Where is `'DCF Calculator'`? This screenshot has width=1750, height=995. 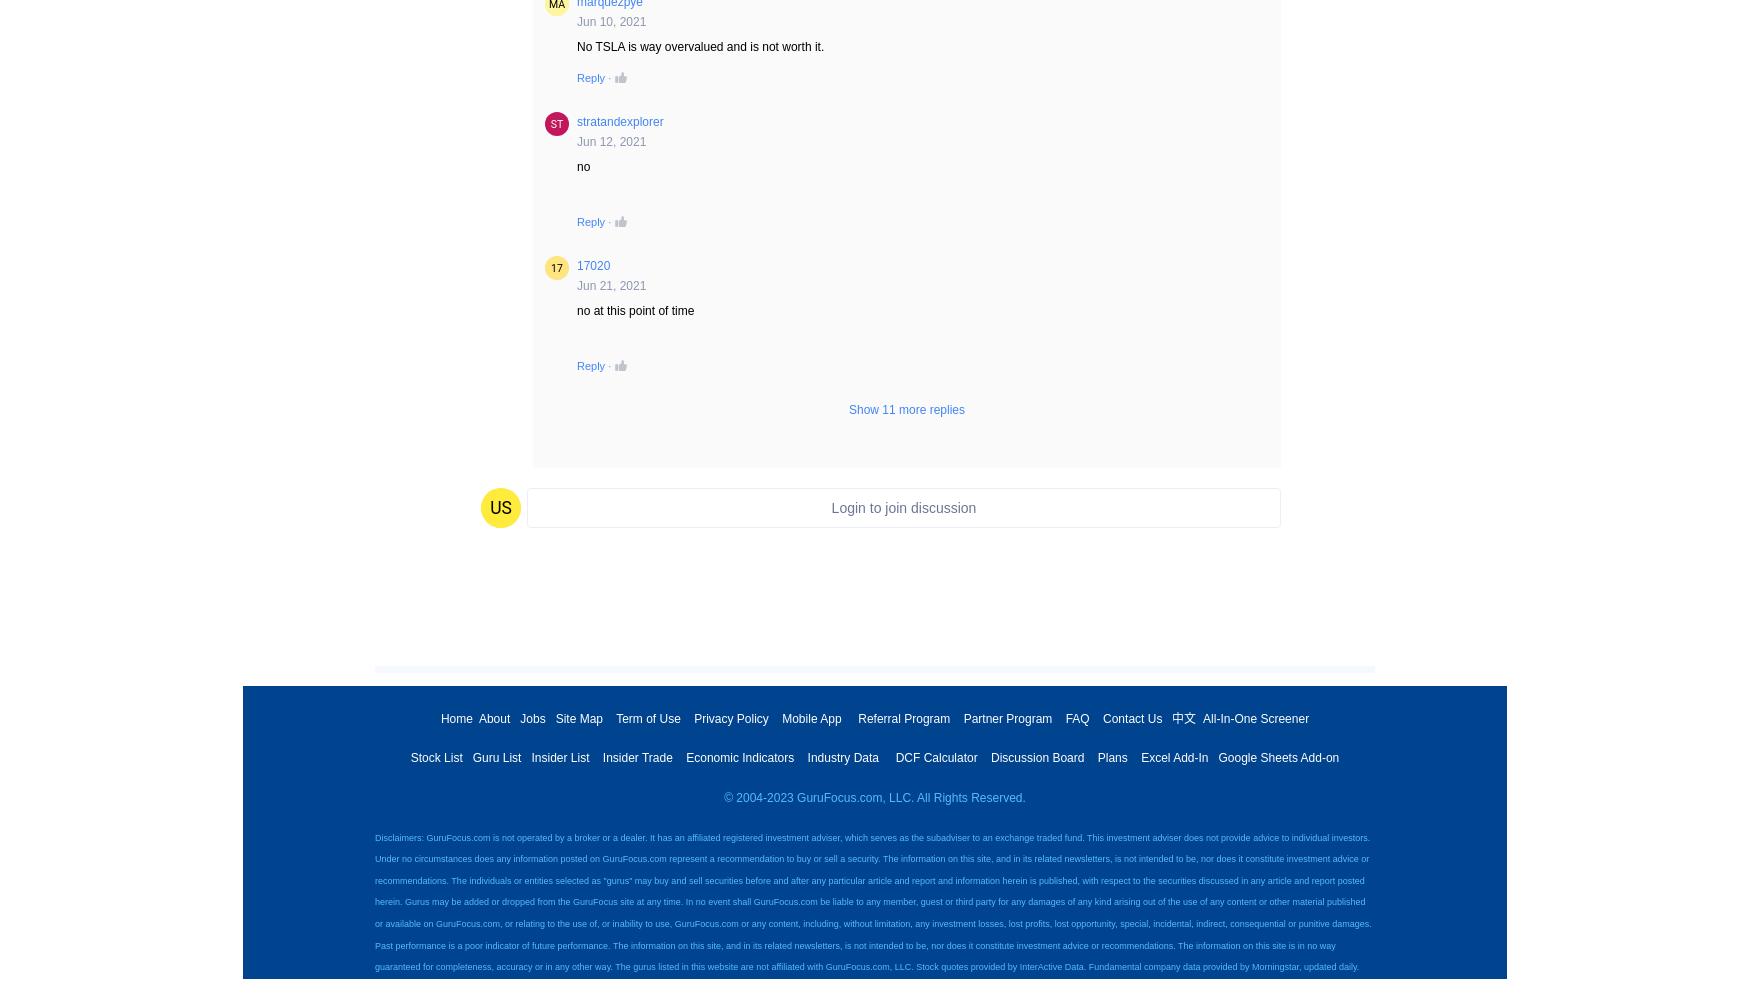 'DCF Calculator' is located at coordinates (935, 756).